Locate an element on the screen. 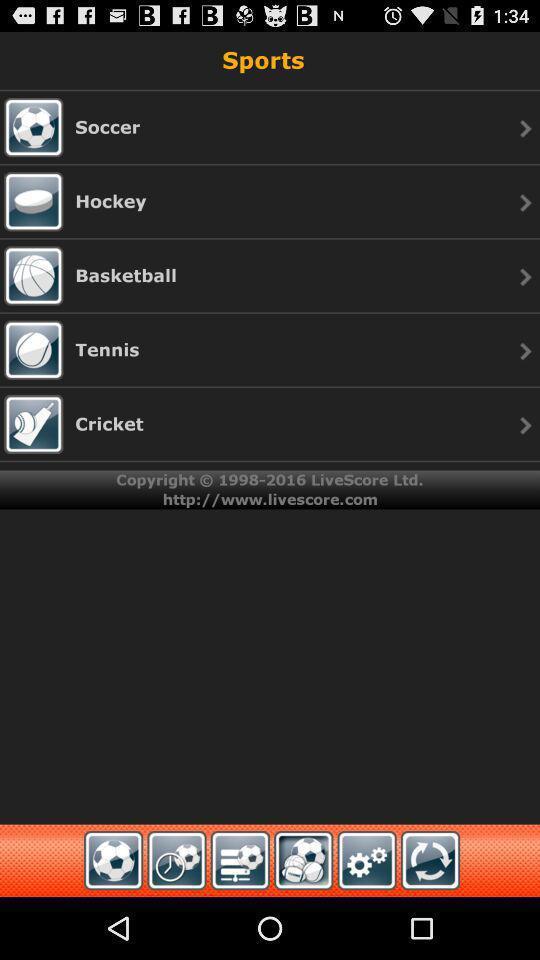 This screenshot has height=960, width=540. the settings icon is located at coordinates (366, 921).